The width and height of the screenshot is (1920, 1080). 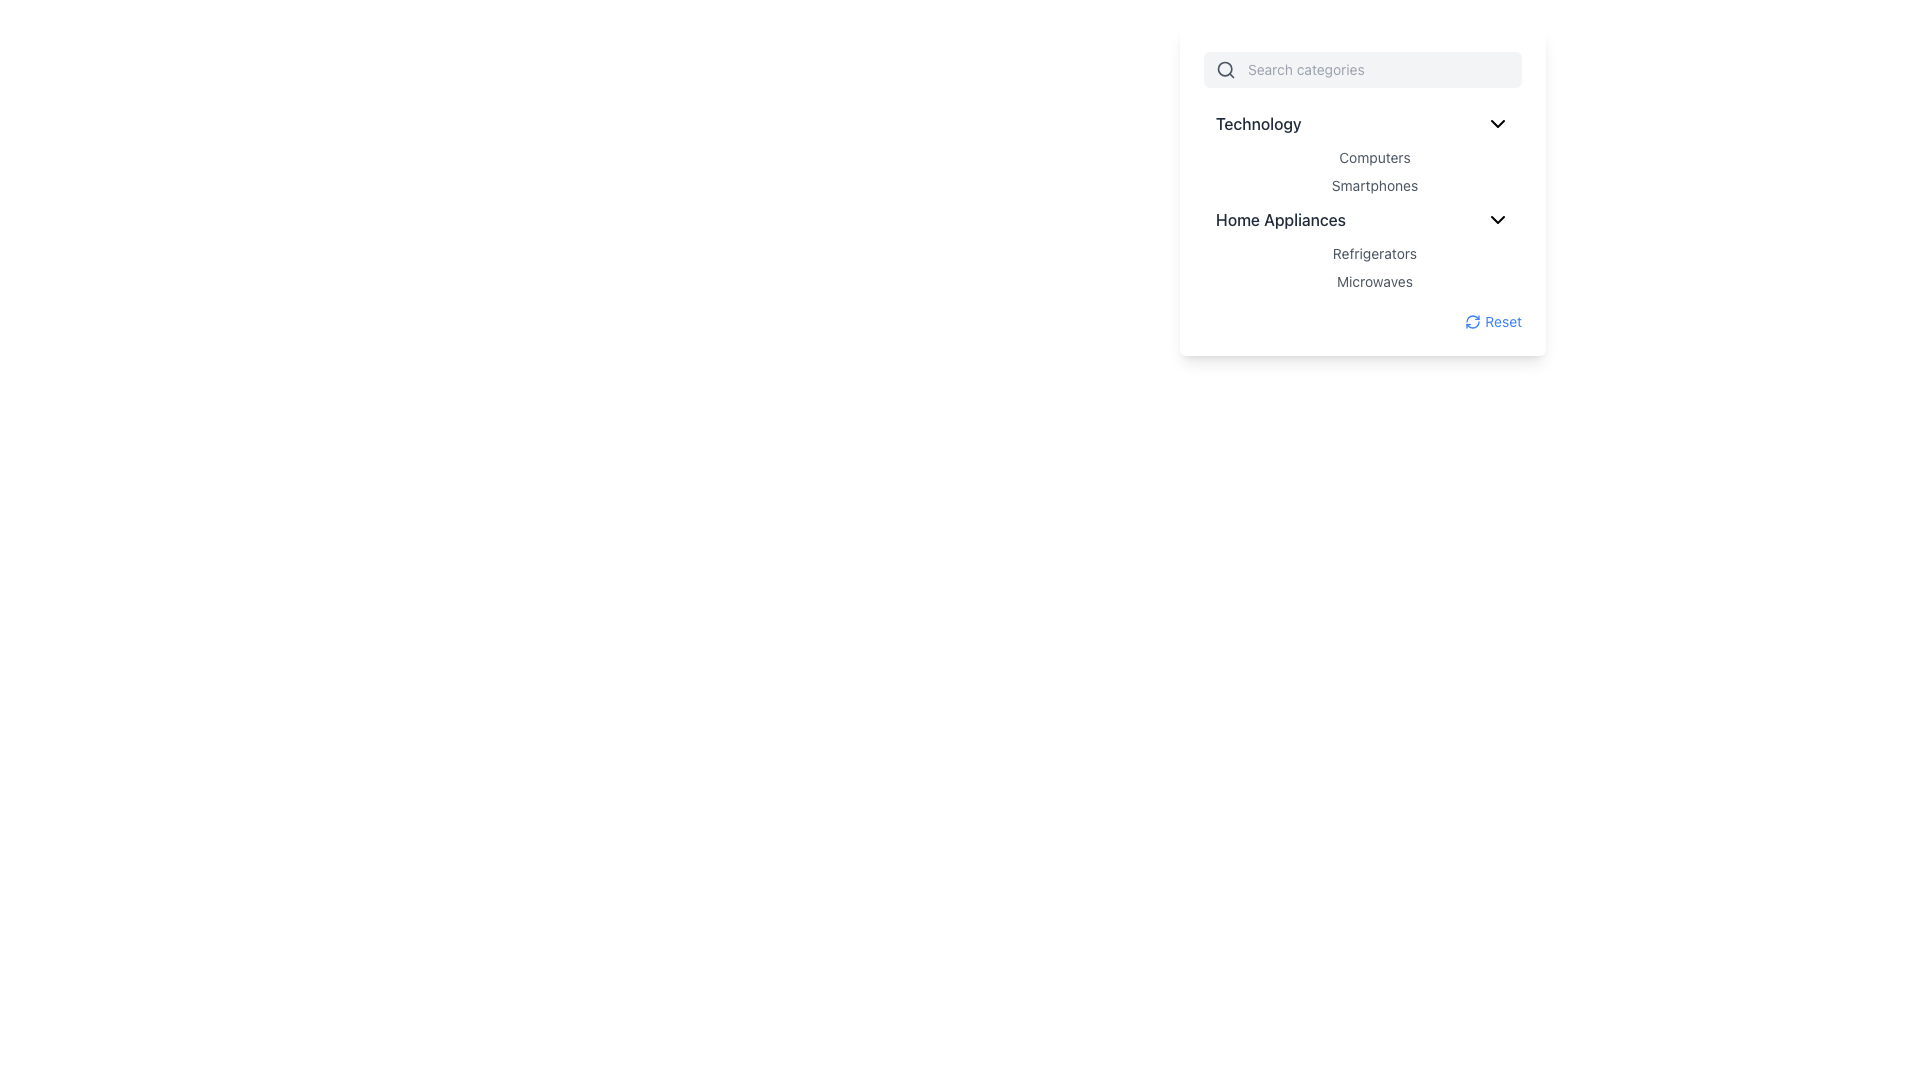 What do you see at coordinates (1497, 123) in the screenshot?
I see `the downward-pointing chevron icon located to the right of the 'Technology' text in the dropdown menu` at bounding box center [1497, 123].